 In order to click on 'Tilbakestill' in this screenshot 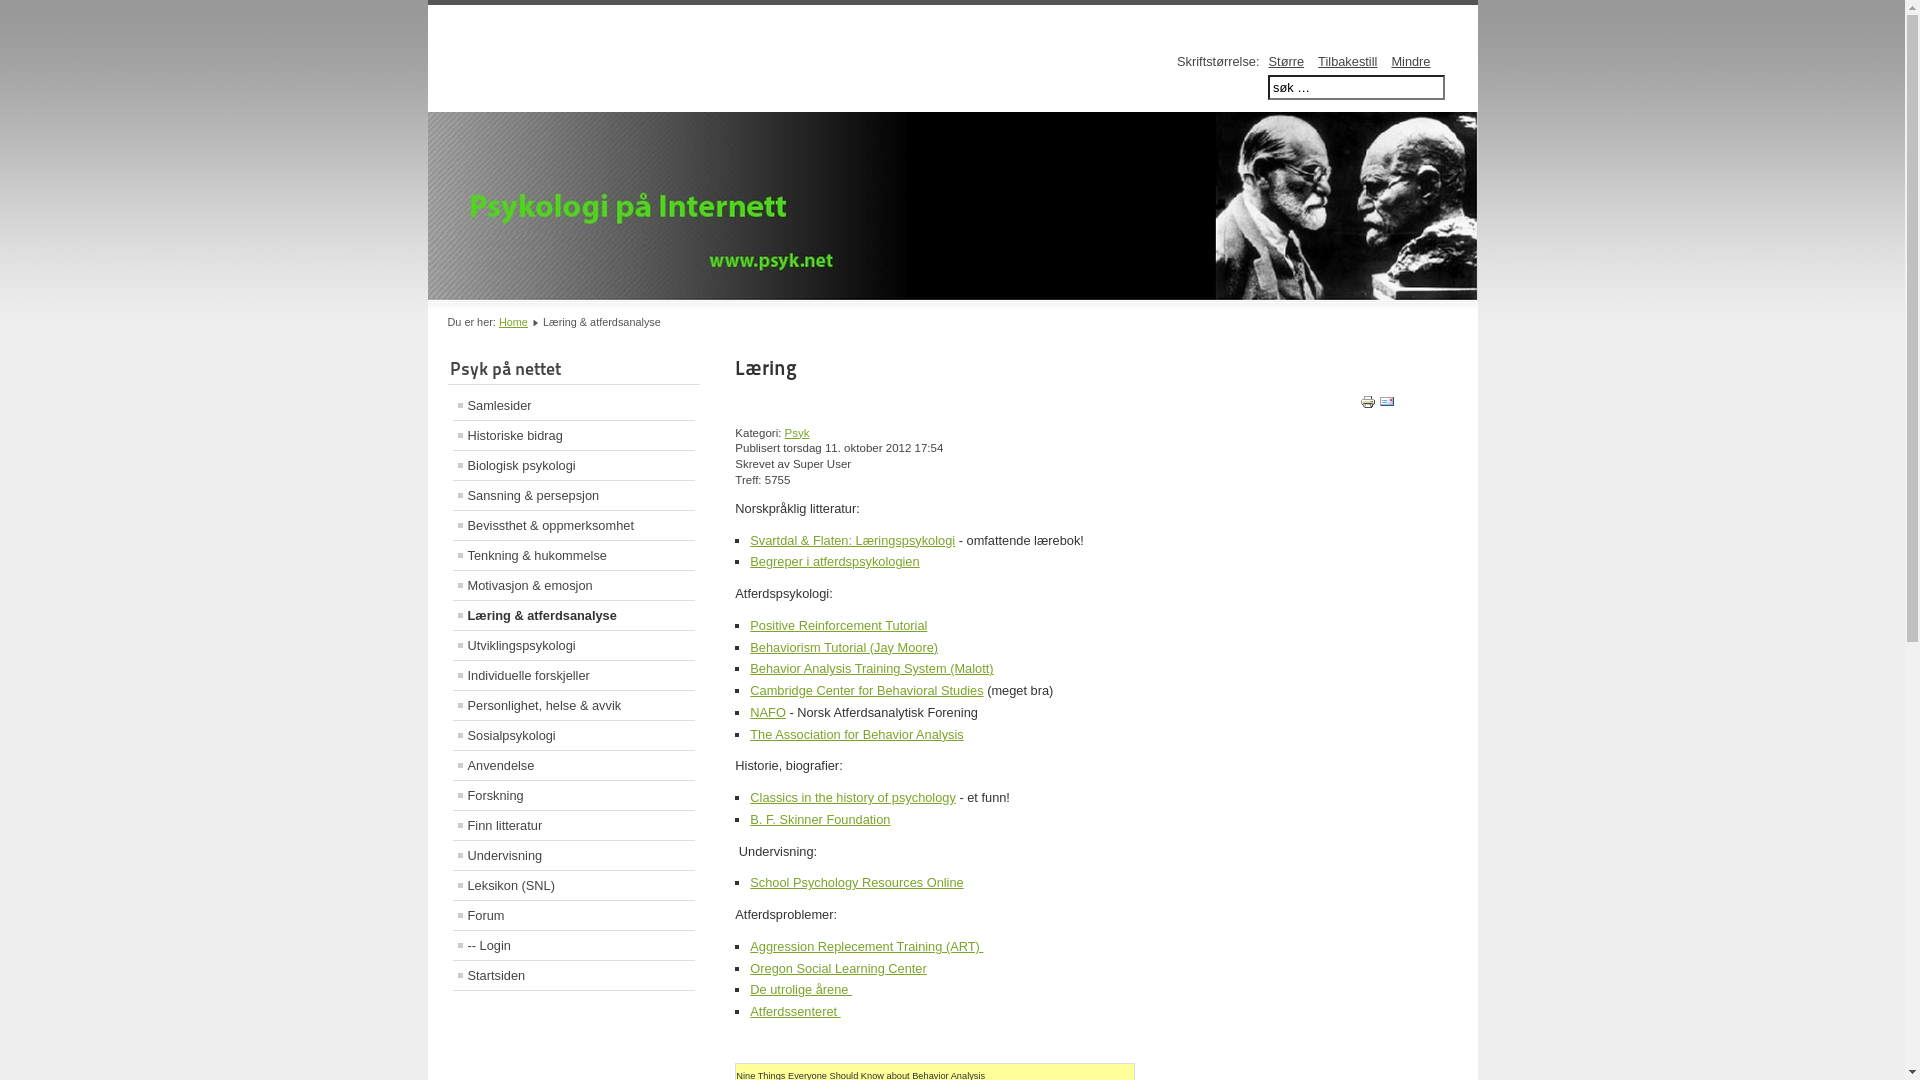, I will do `click(1347, 60)`.